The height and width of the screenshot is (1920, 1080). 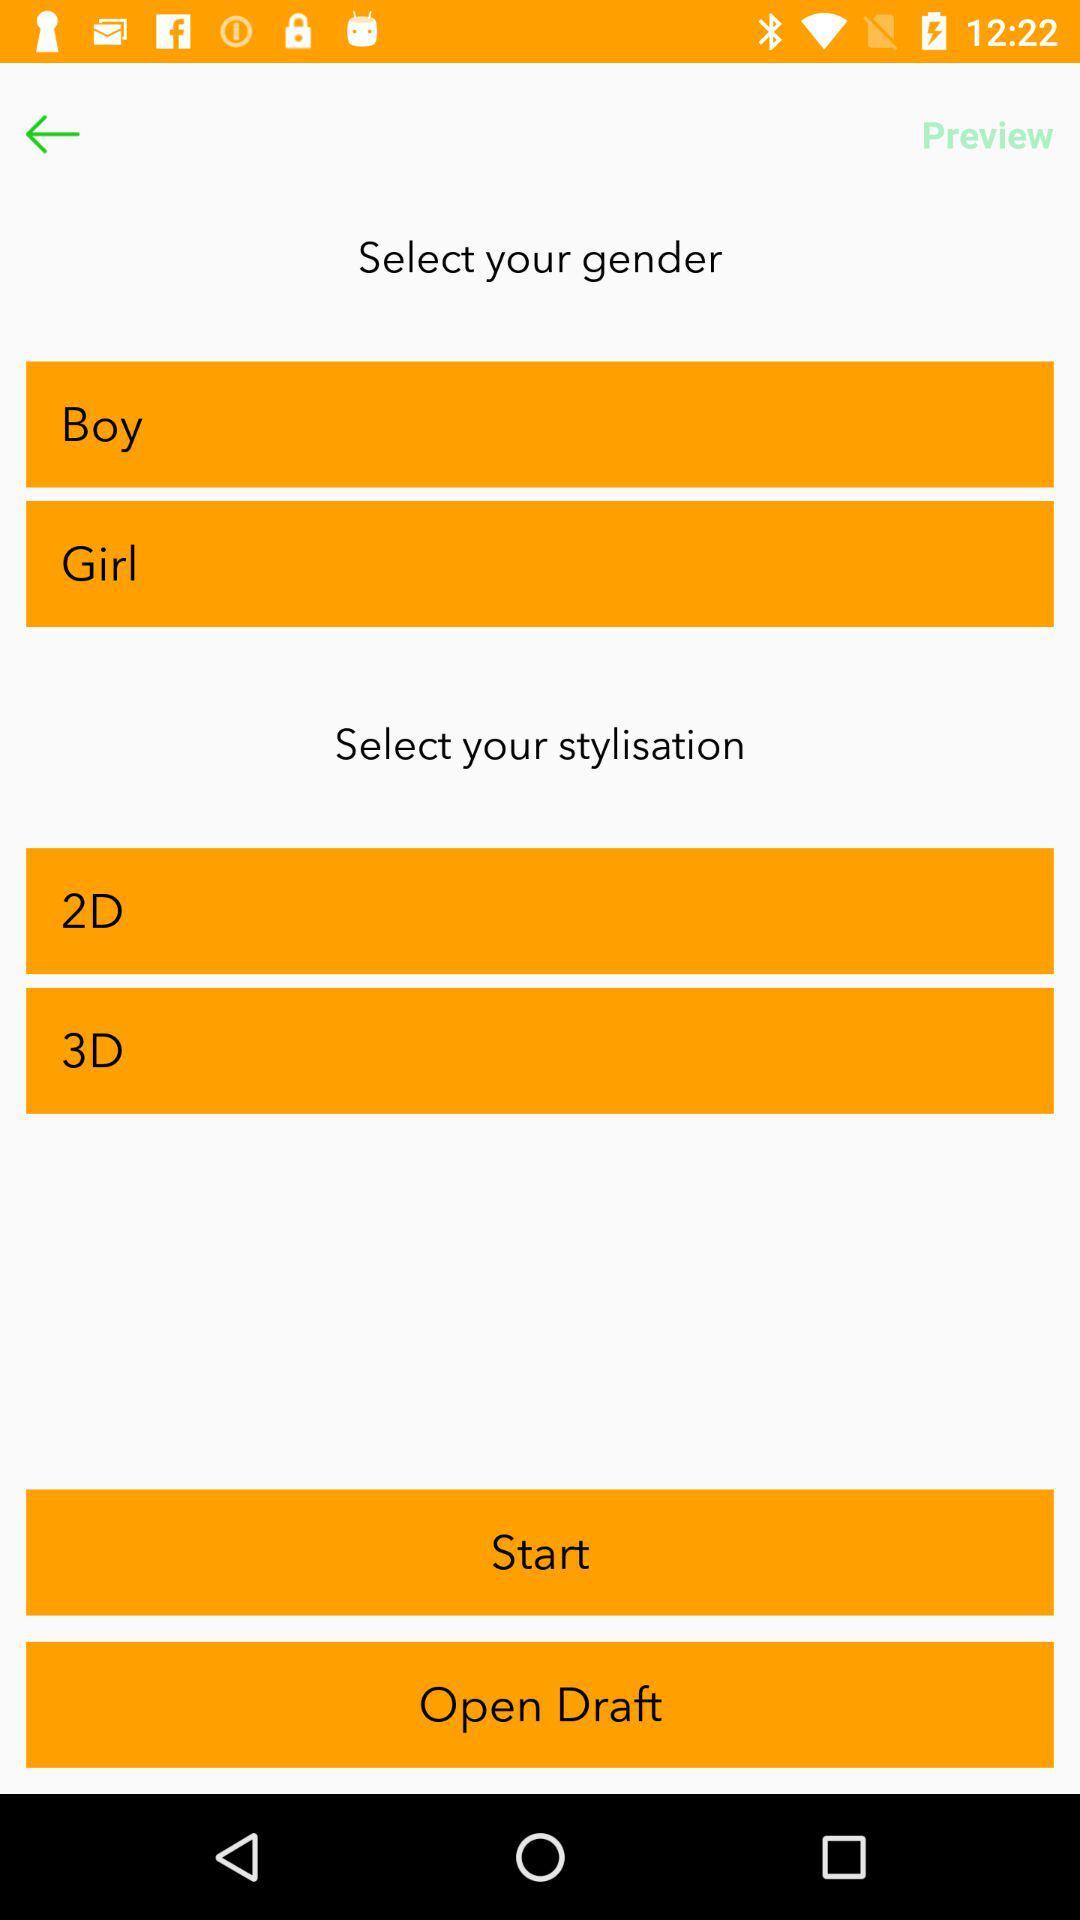 What do you see at coordinates (51, 133) in the screenshot?
I see `the arrow_backward icon` at bounding box center [51, 133].